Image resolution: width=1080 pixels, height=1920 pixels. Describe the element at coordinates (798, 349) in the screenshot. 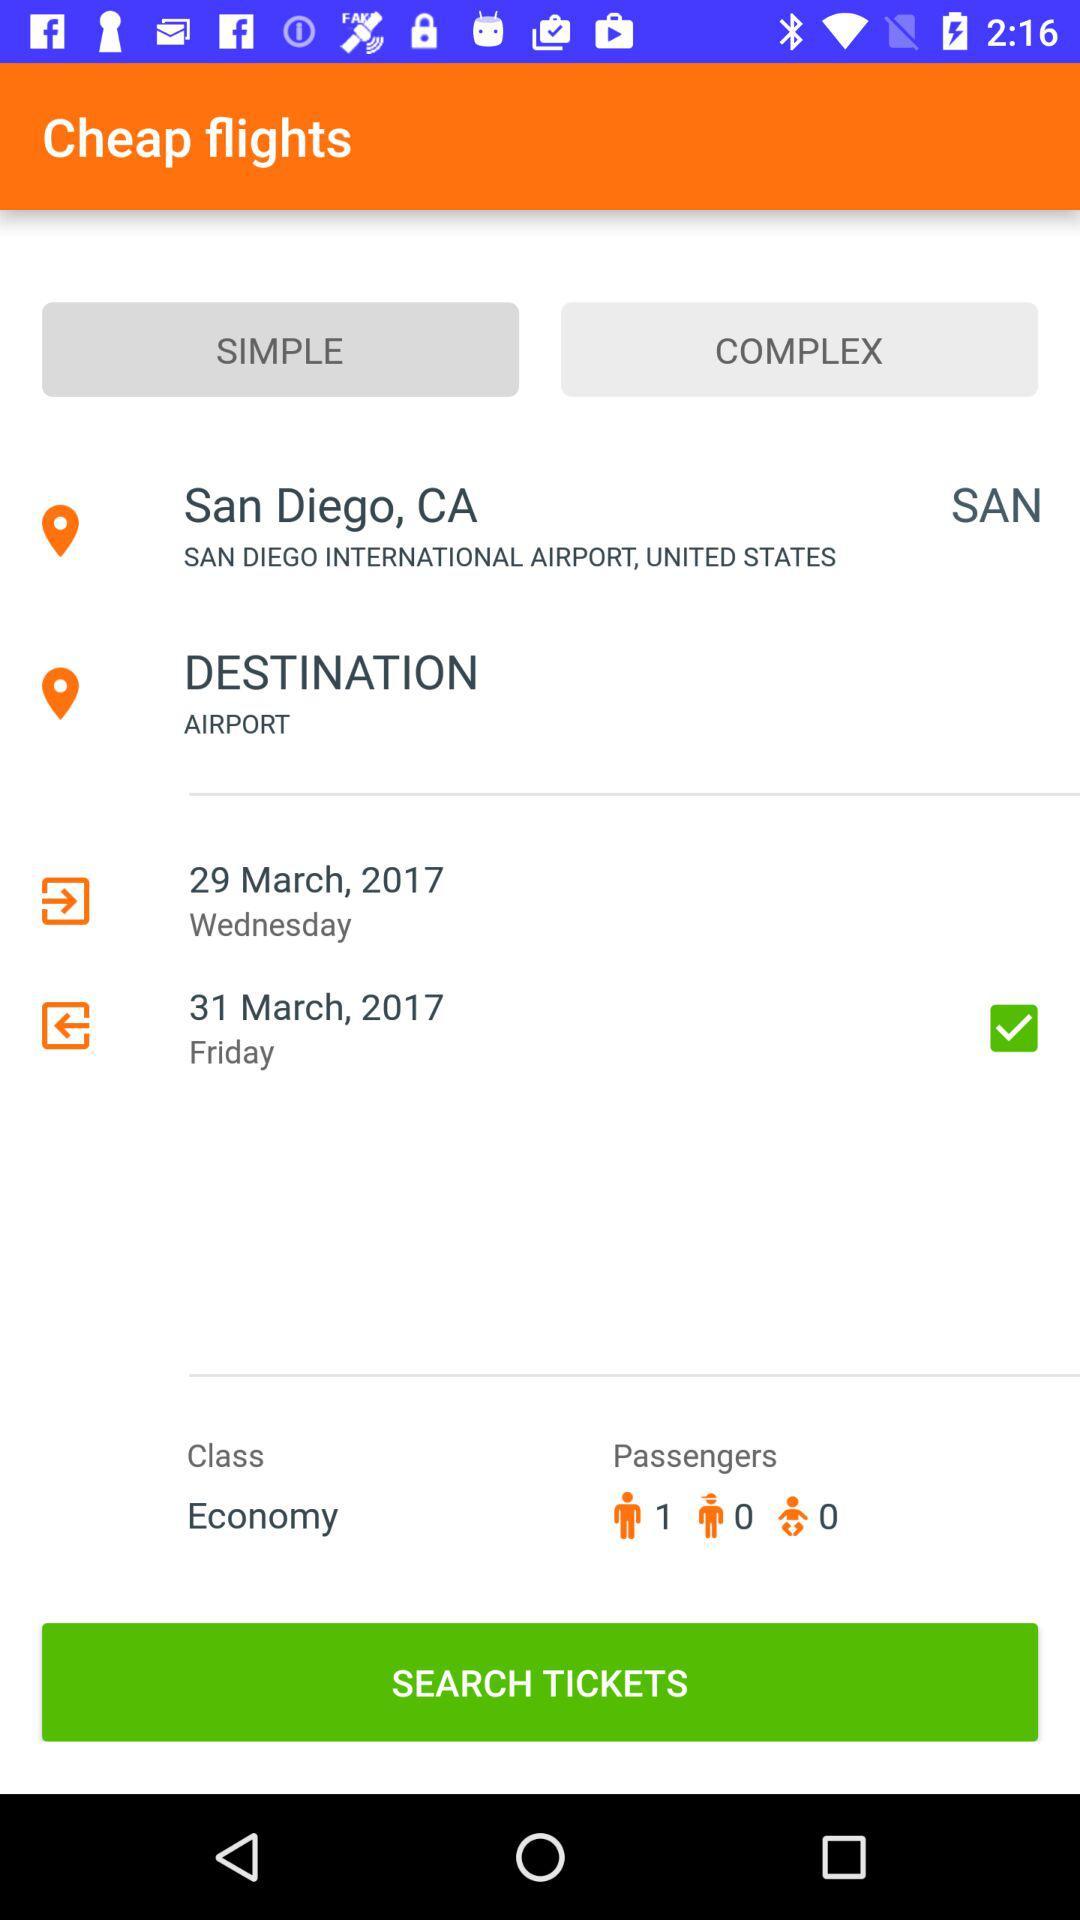

I see `item above san` at that location.